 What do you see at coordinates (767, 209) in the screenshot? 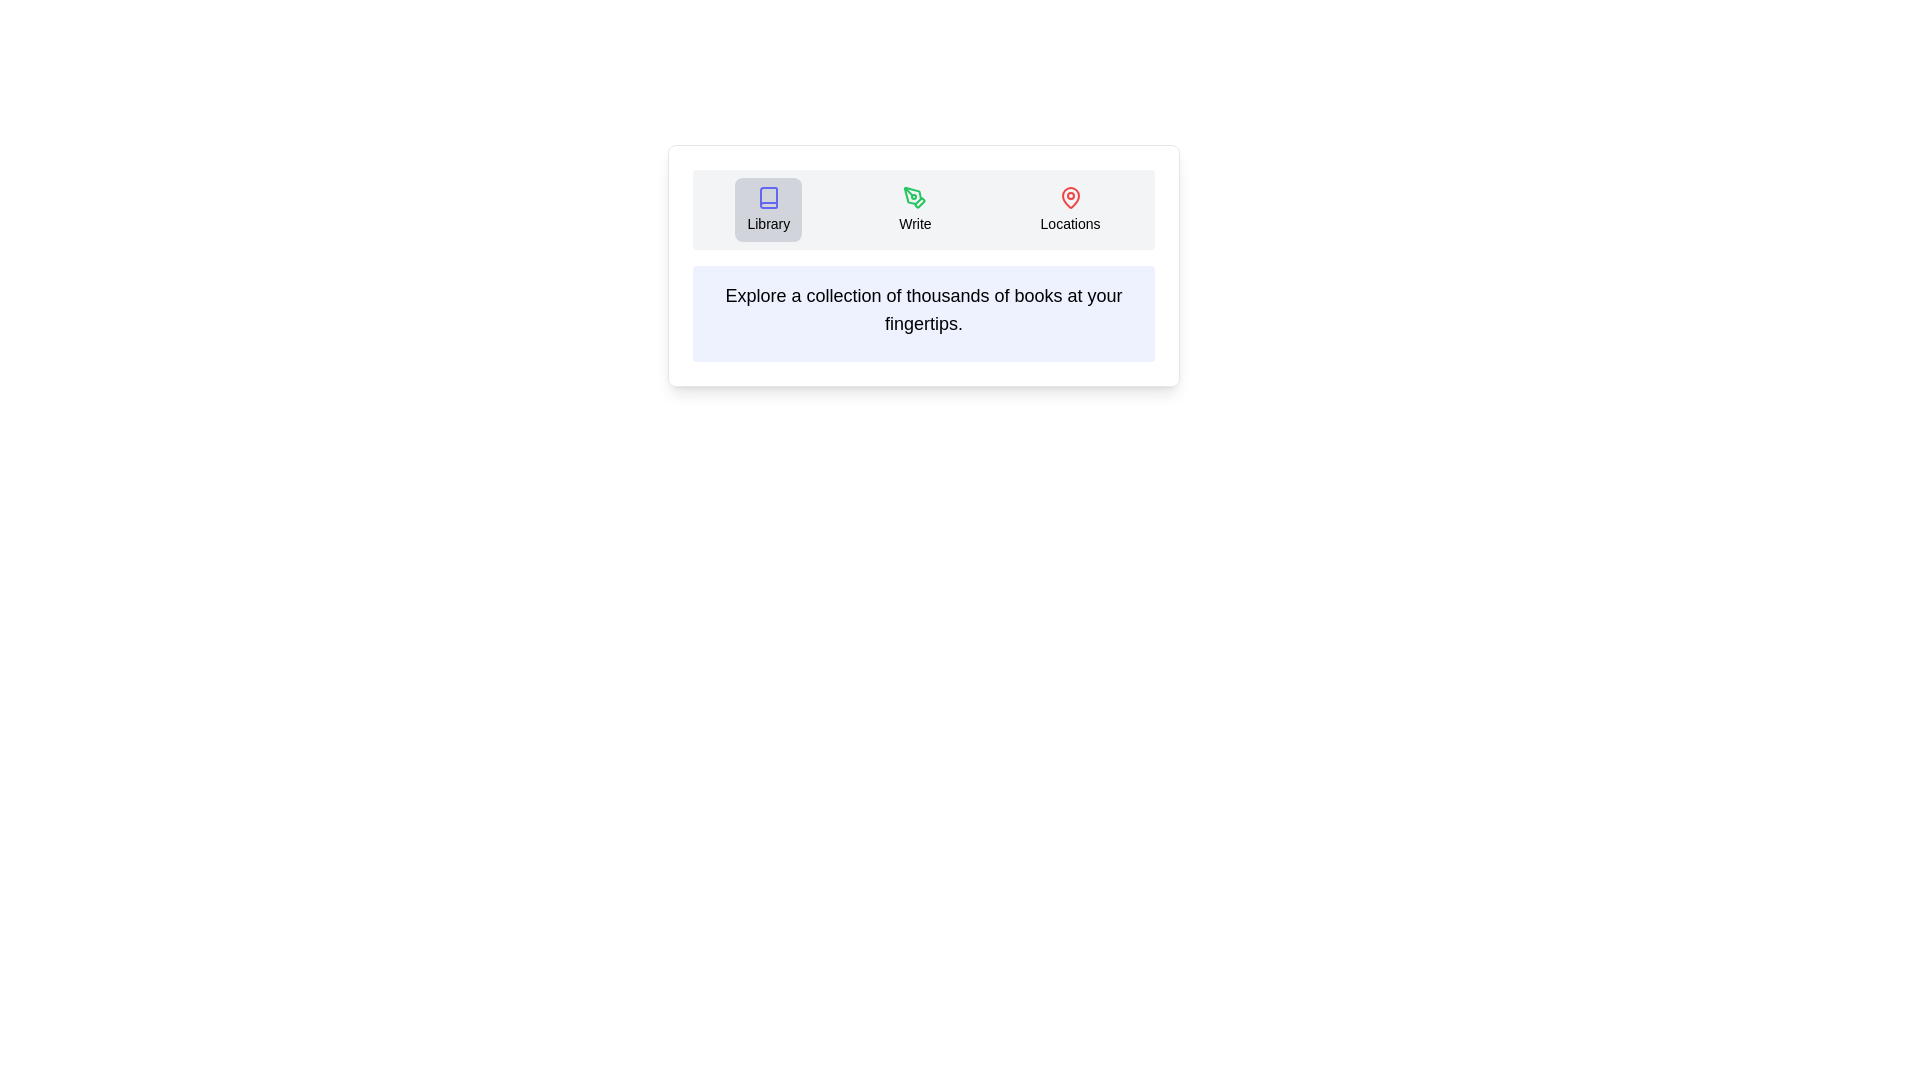
I see `the tab labeled Library` at bounding box center [767, 209].